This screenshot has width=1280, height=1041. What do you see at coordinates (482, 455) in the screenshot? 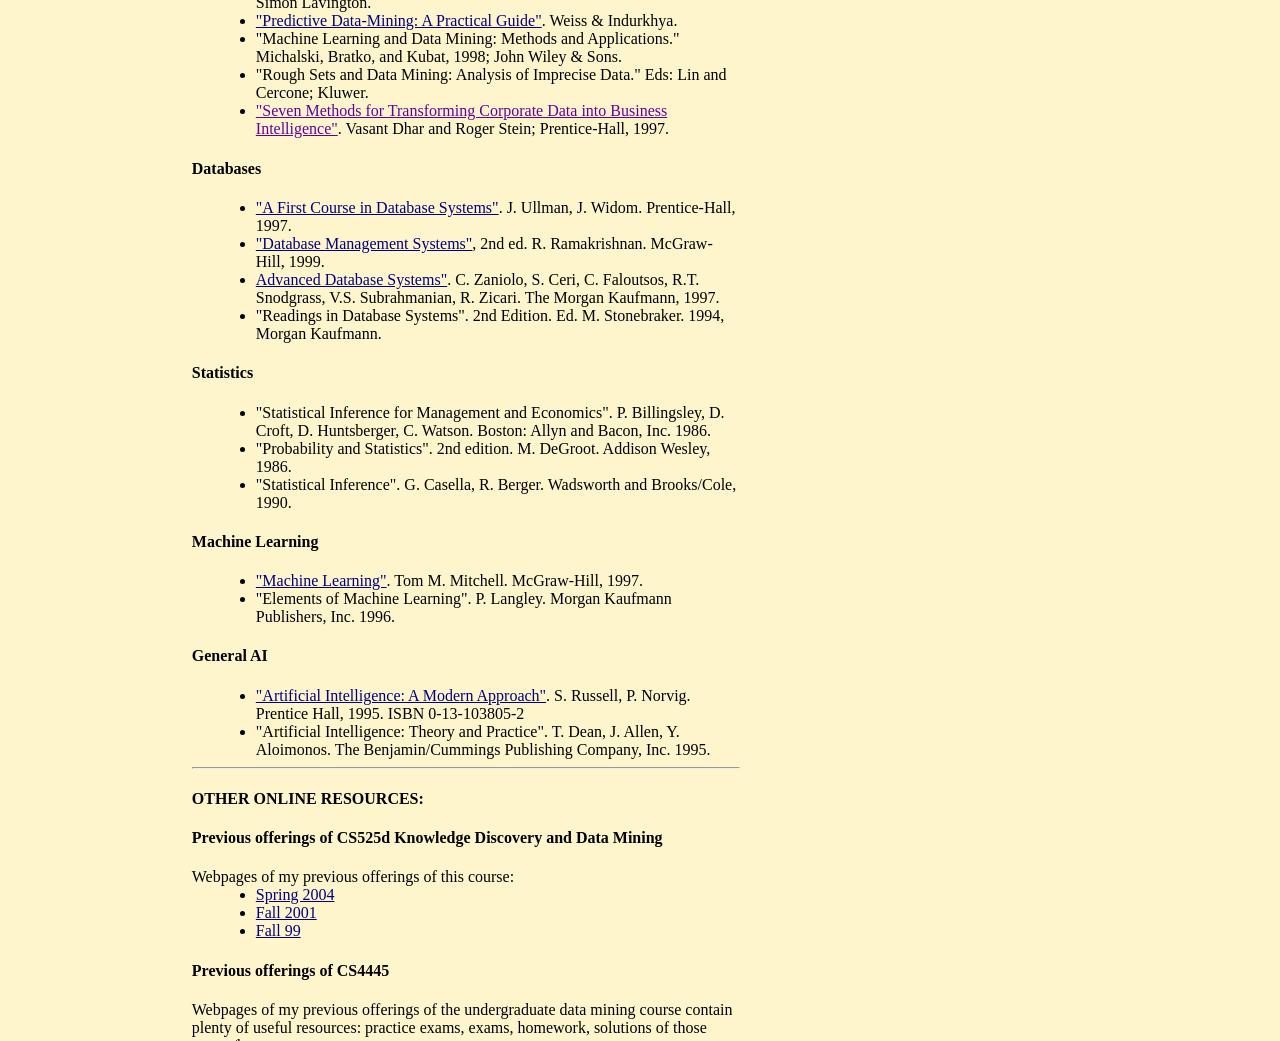
I see `'"Probability and Statistics". 2nd edition.
	M. DeGroot. Addison Wesley, 1986.'` at bounding box center [482, 455].